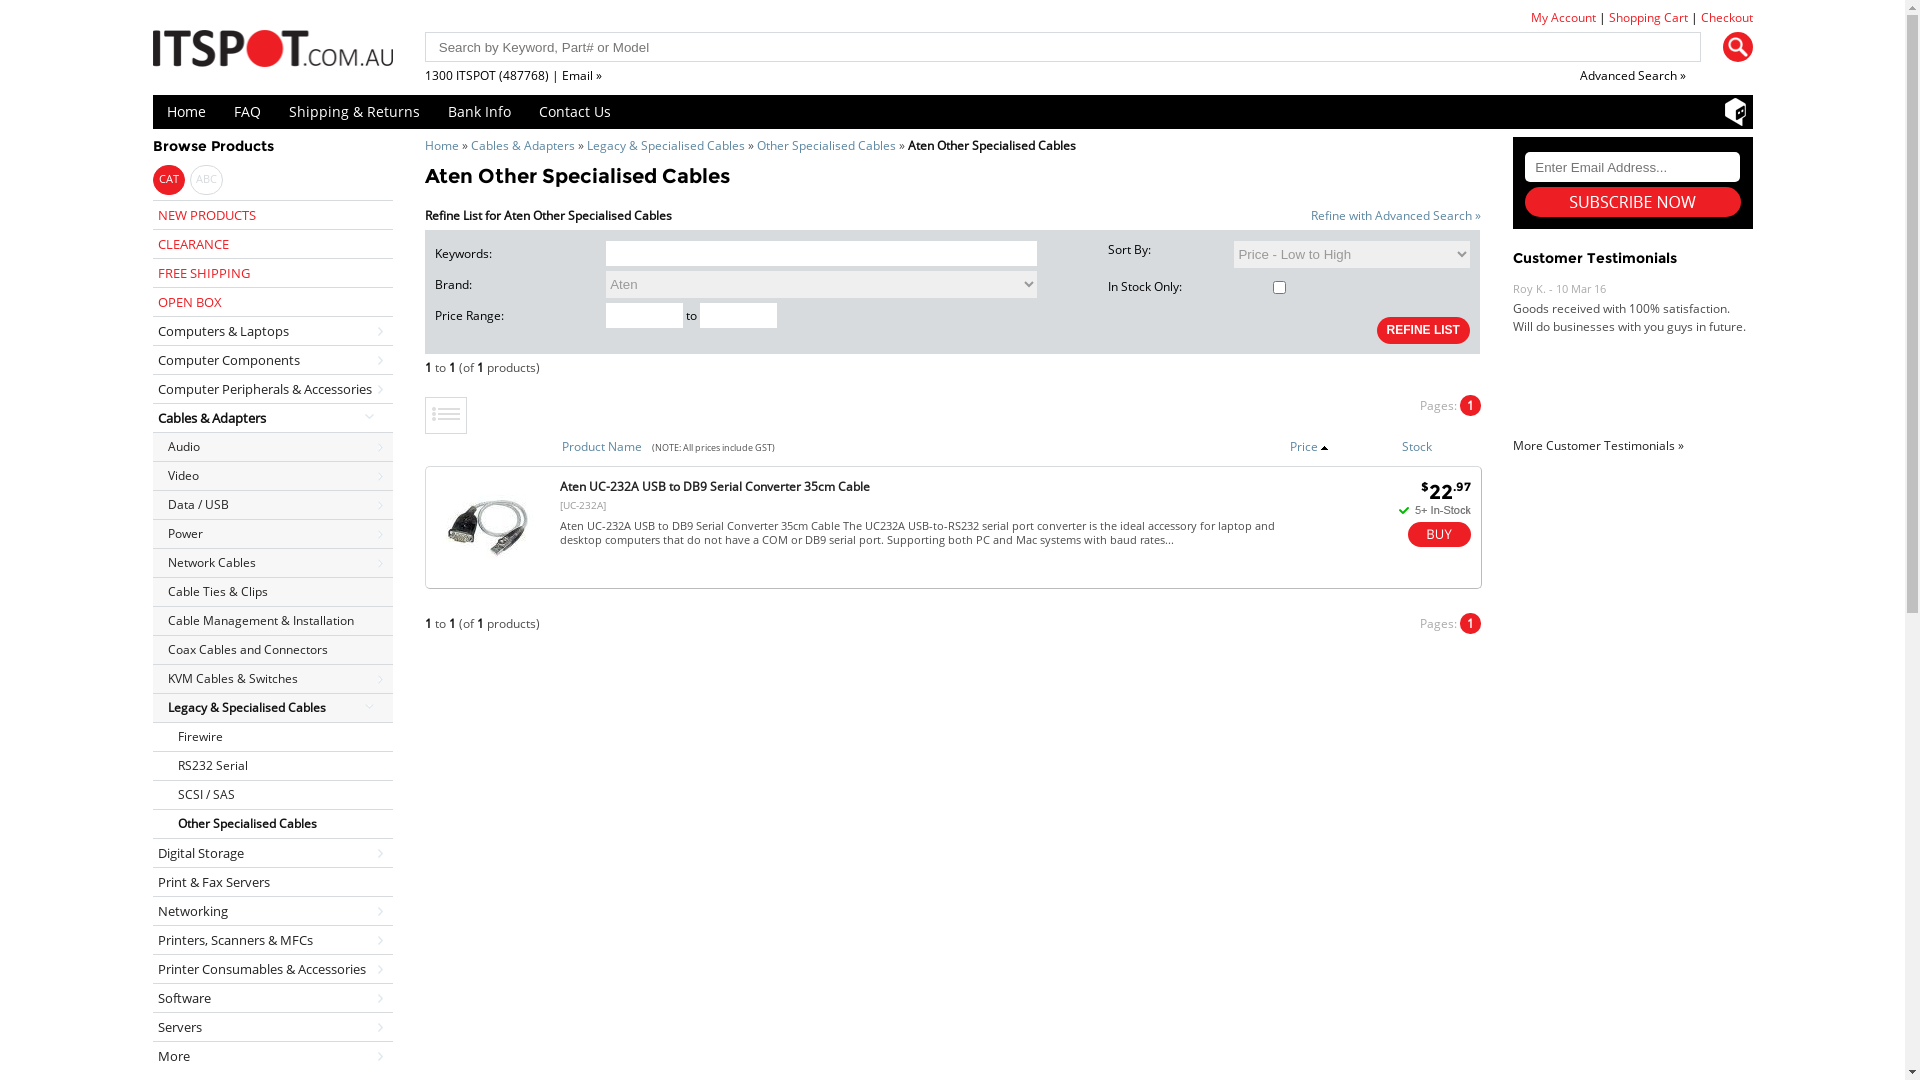  I want to click on 'Bank Info', so click(478, 111).